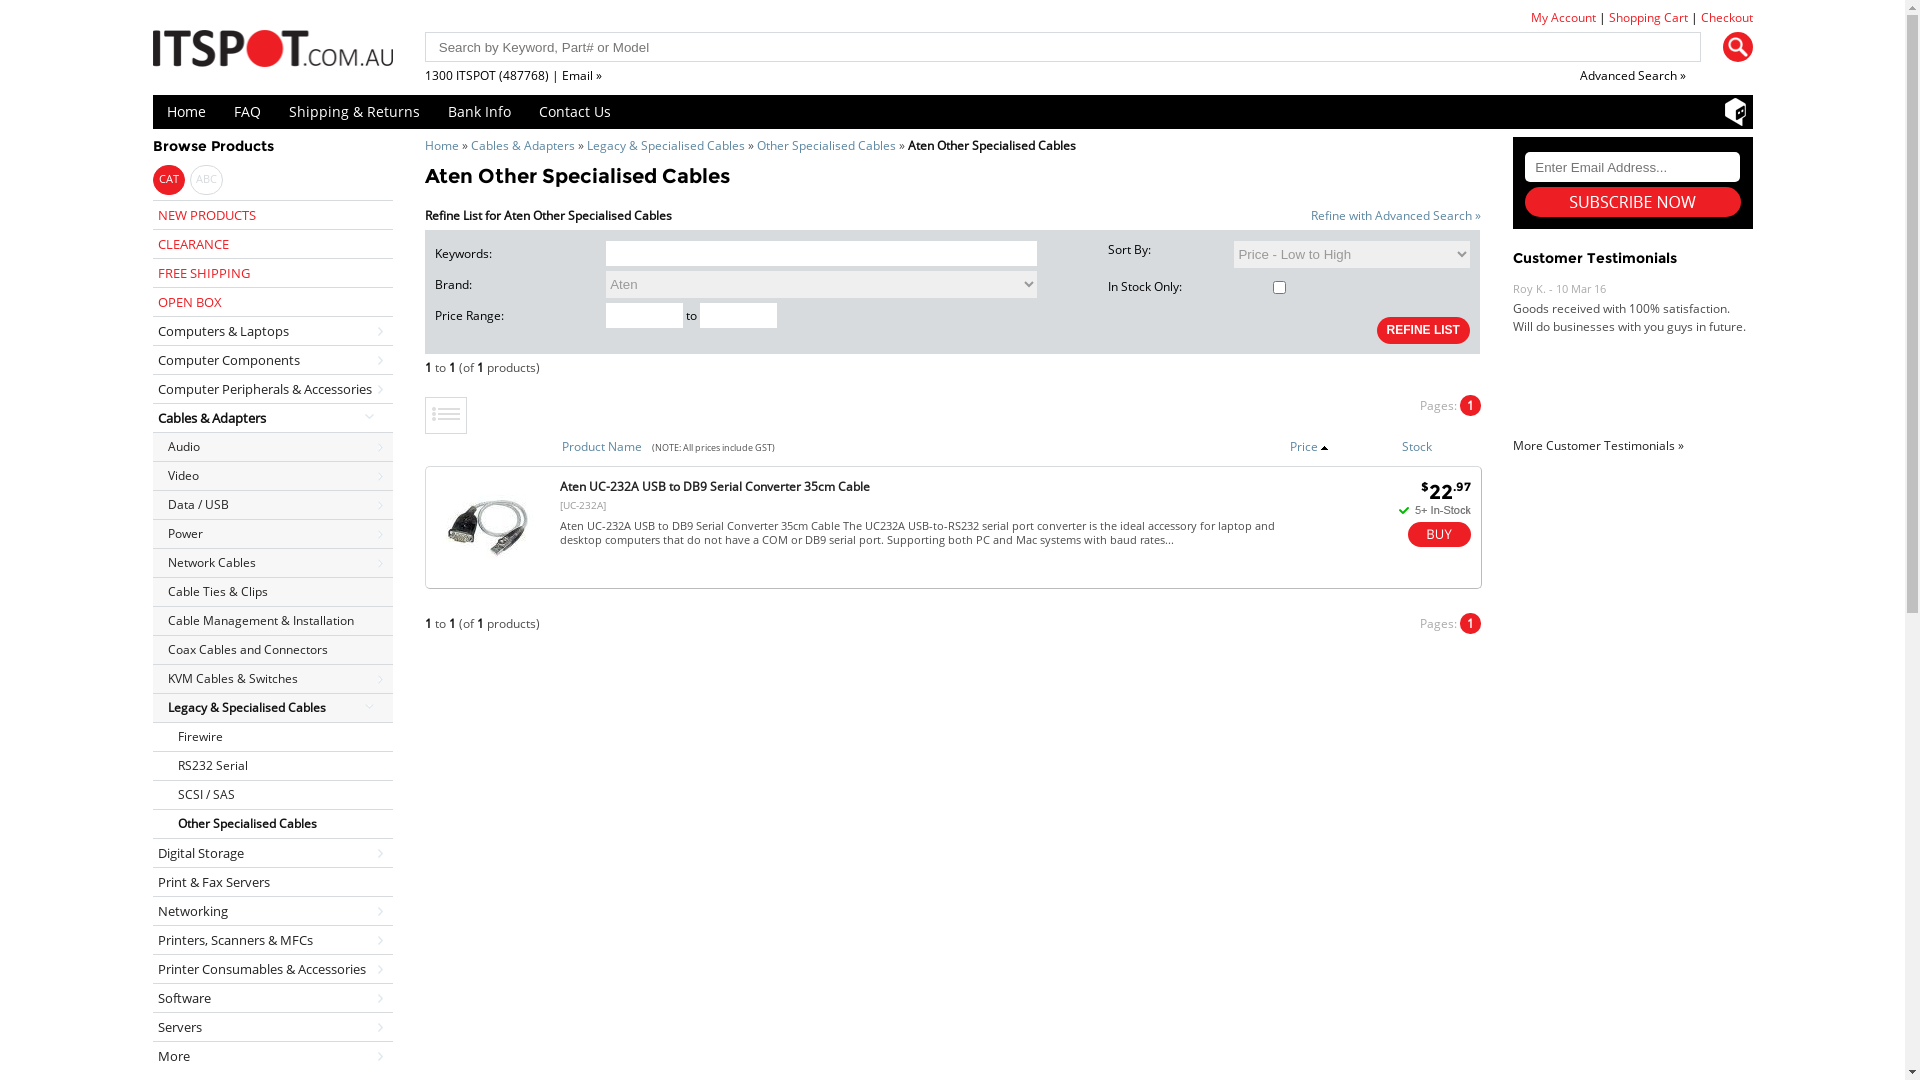  I want to click on 'Bank Info', so click(478, 111).